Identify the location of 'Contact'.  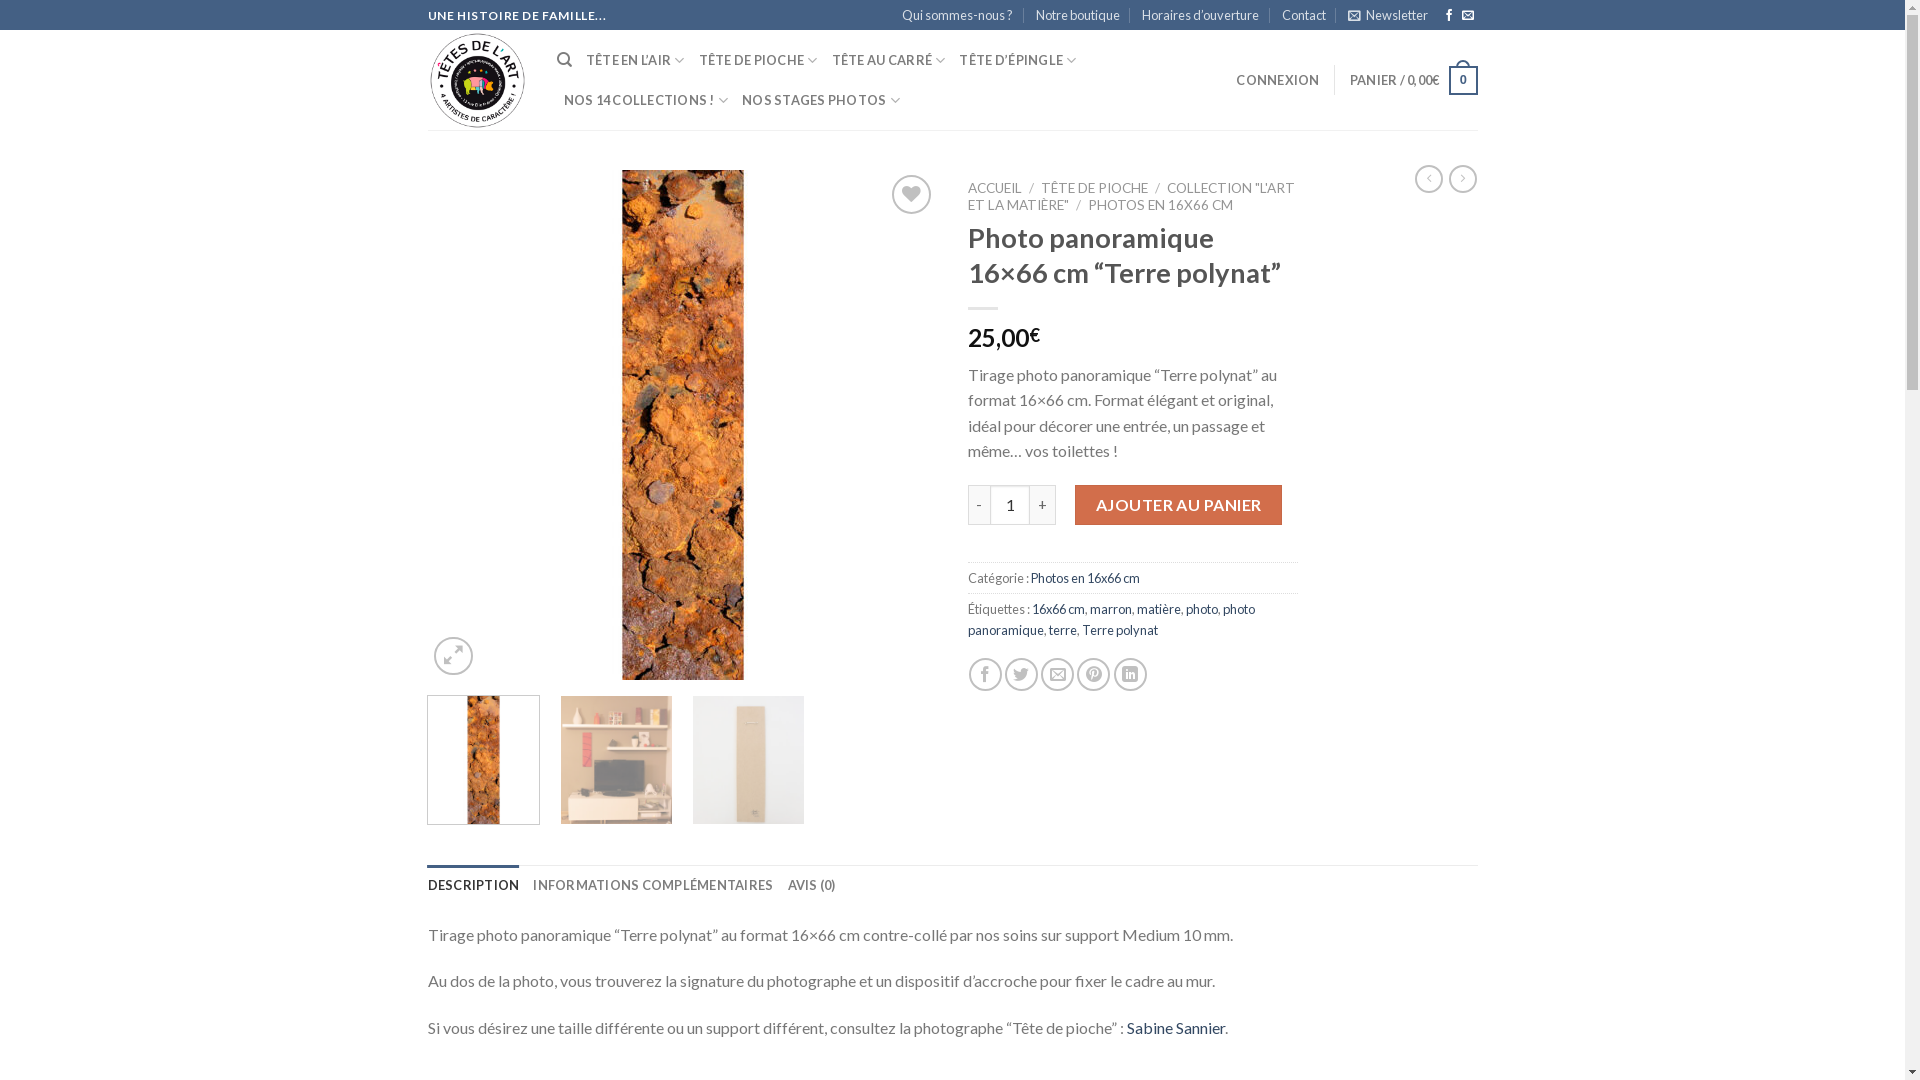
(1304, 15).